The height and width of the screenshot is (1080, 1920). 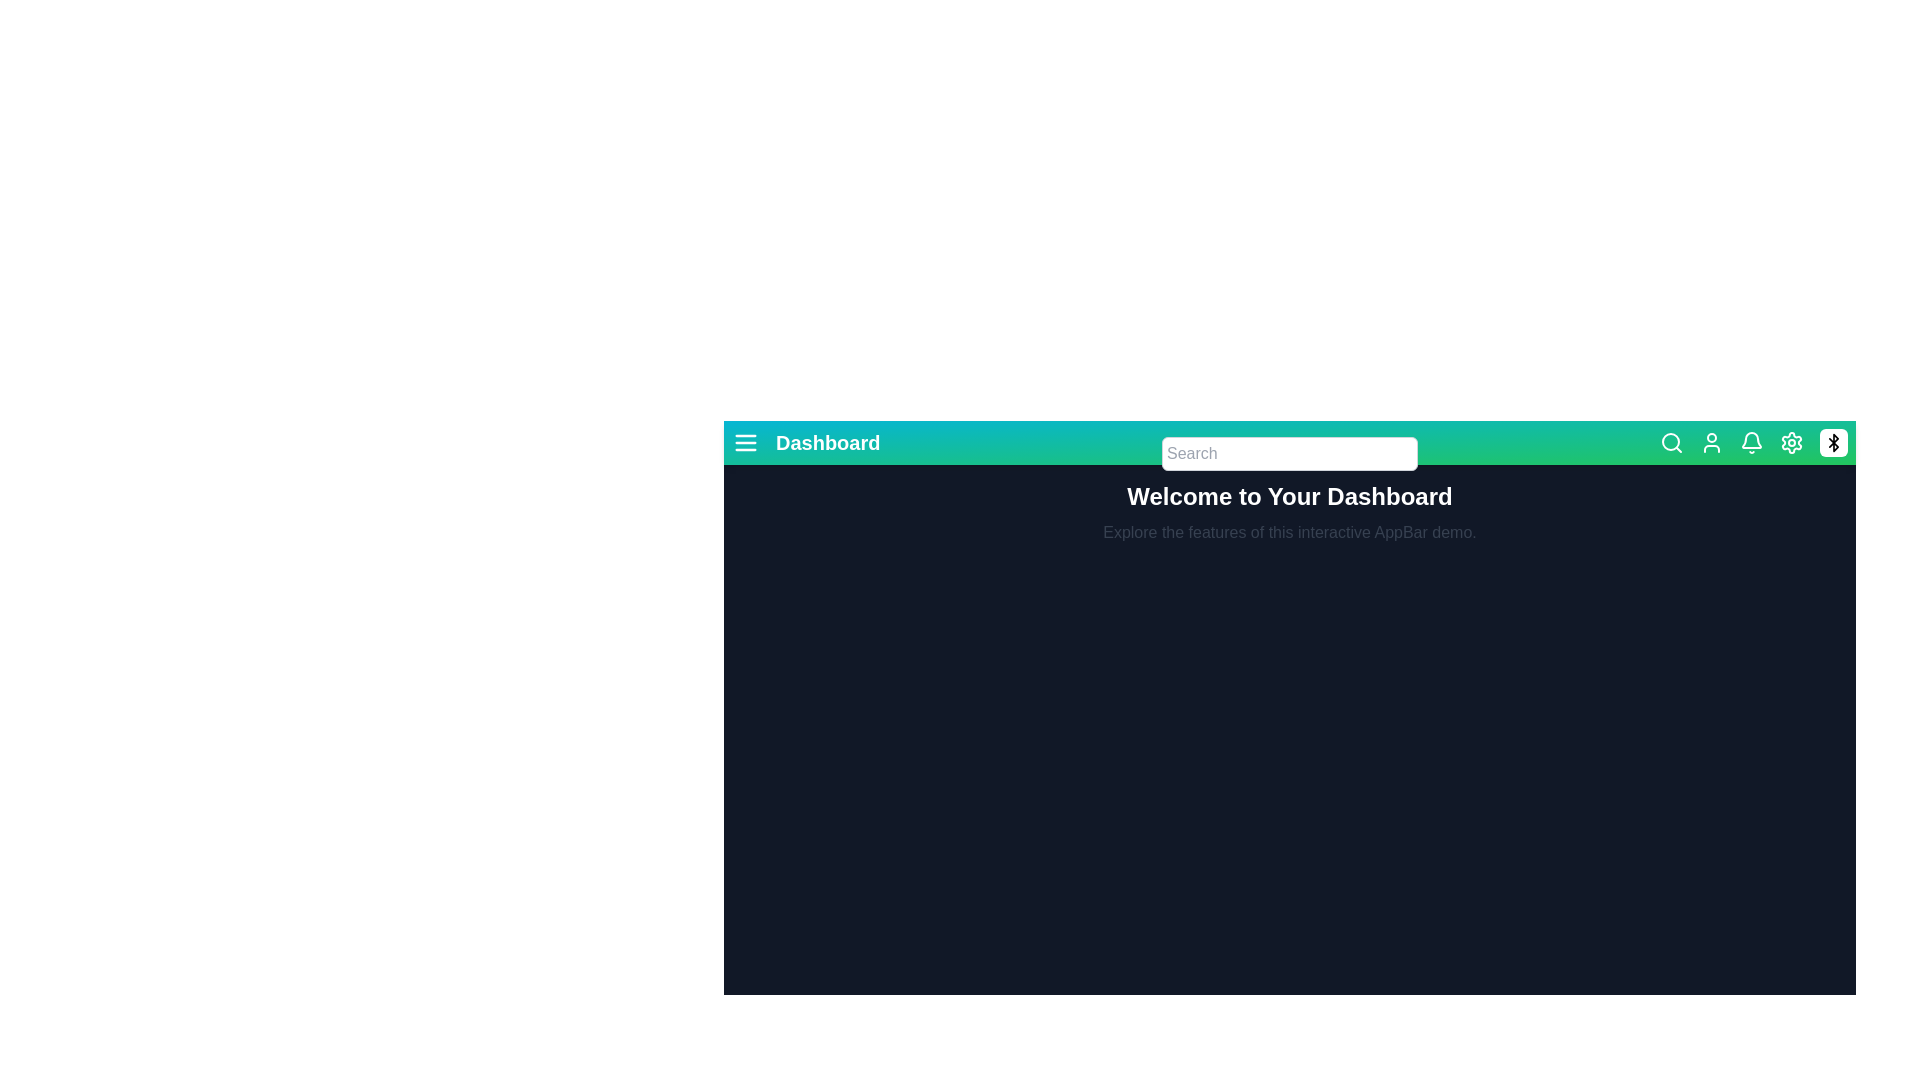 I want to click on the theme toggle button to switch between dark and light modes, so click(x=1833, y=442).